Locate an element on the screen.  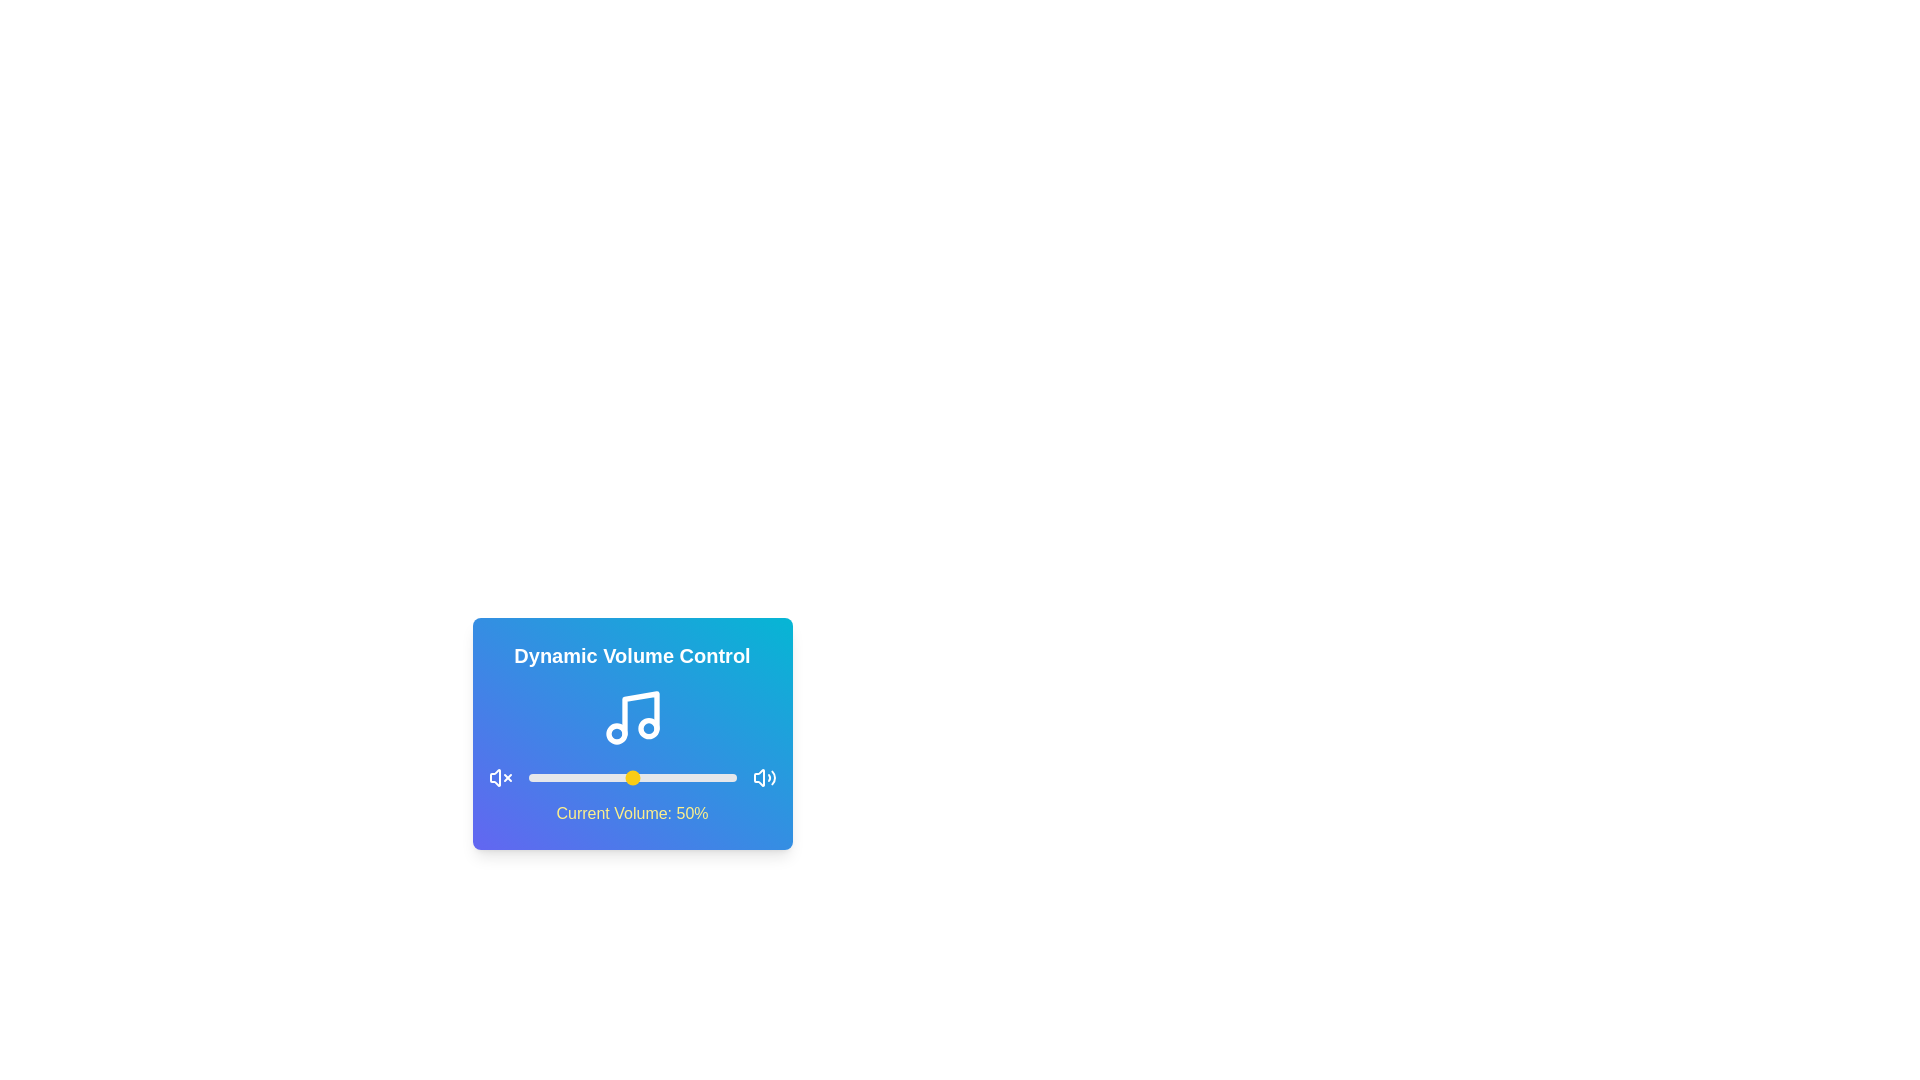
the mute icon to mute the volume is located at coordinates (500, 777).